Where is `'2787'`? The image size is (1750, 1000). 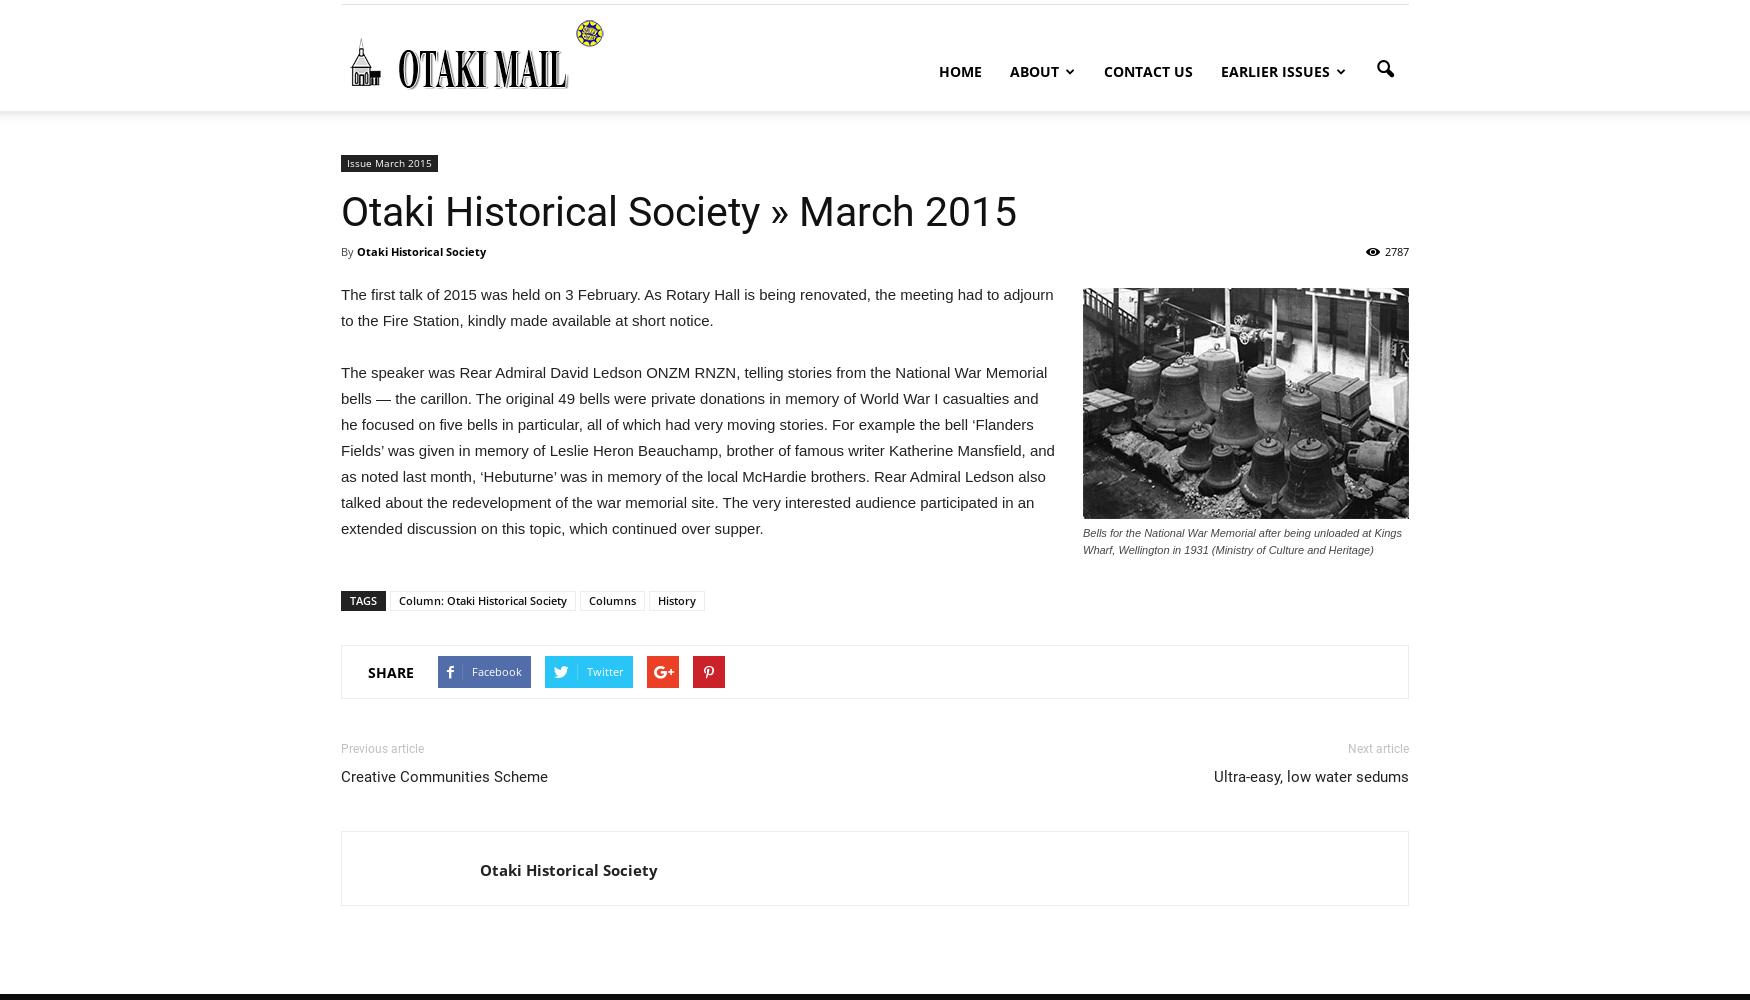
'2787' is located at coordinates (1396, 251).